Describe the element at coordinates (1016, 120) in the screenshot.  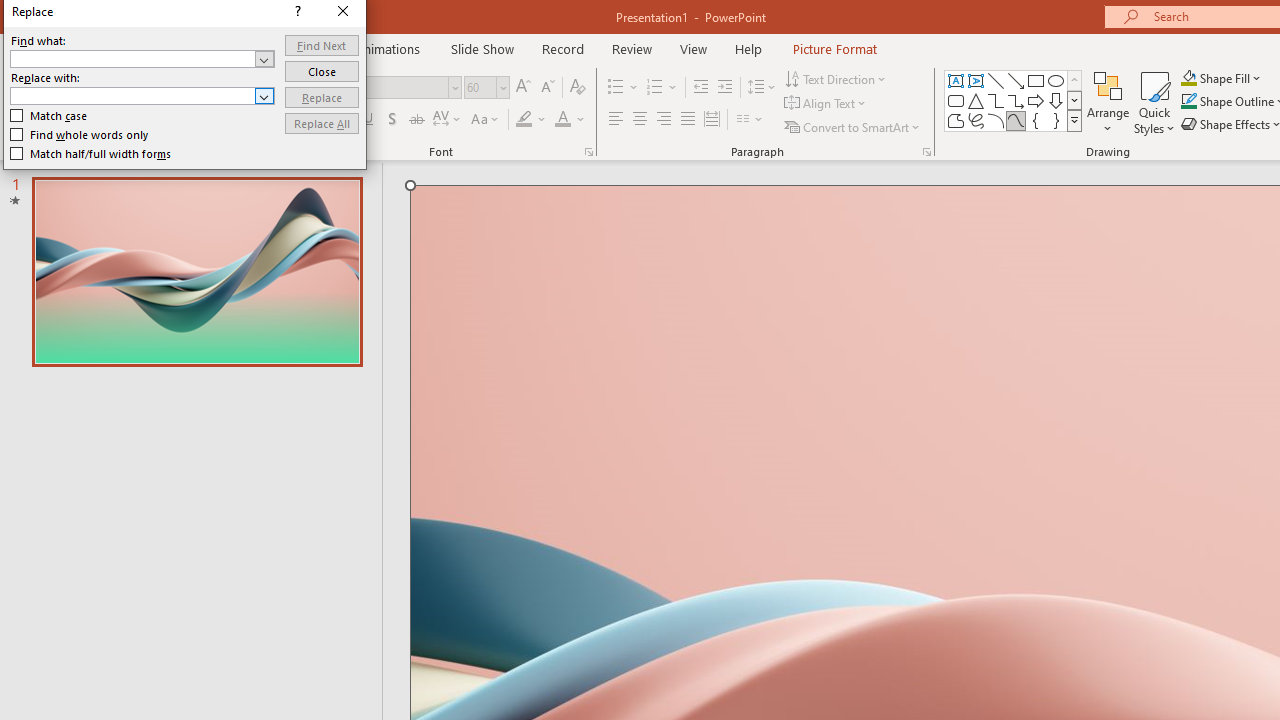
I see `'Curve'` at that location.